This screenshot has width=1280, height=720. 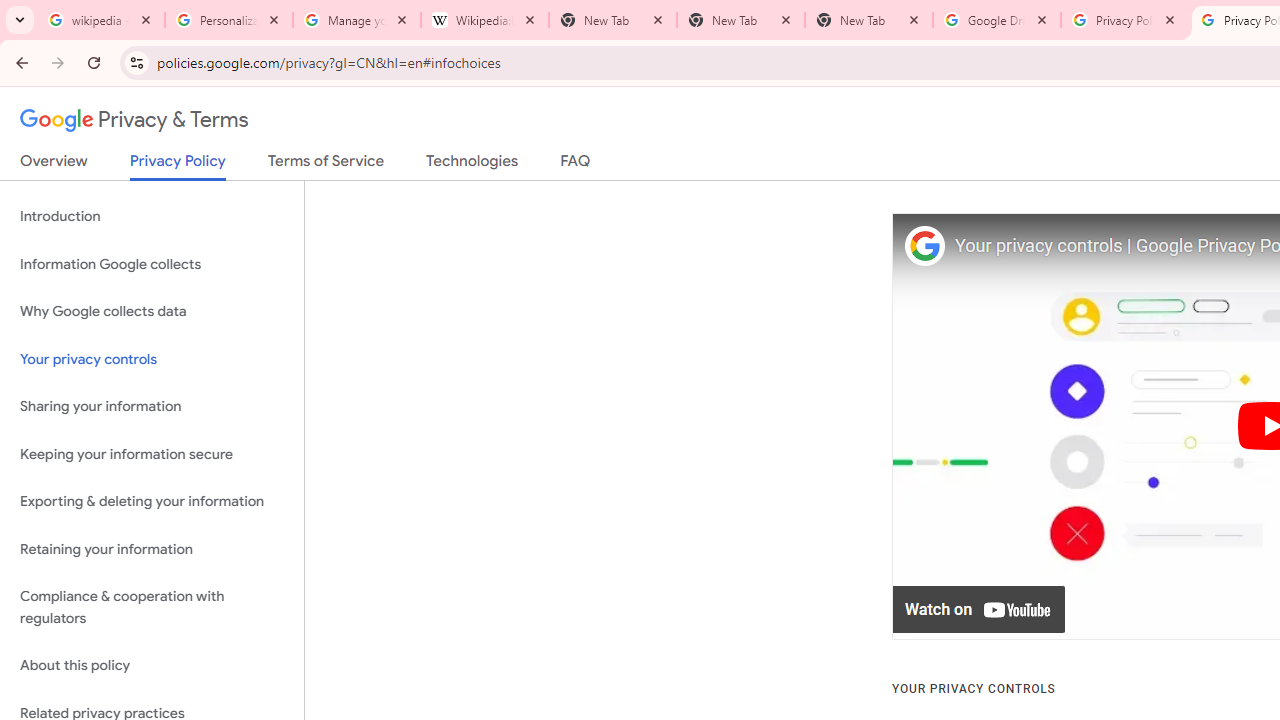 What do you see at coordinates (54, 164) in the screenshot?
I see `'Overview'` at bounding box center [54, 164].